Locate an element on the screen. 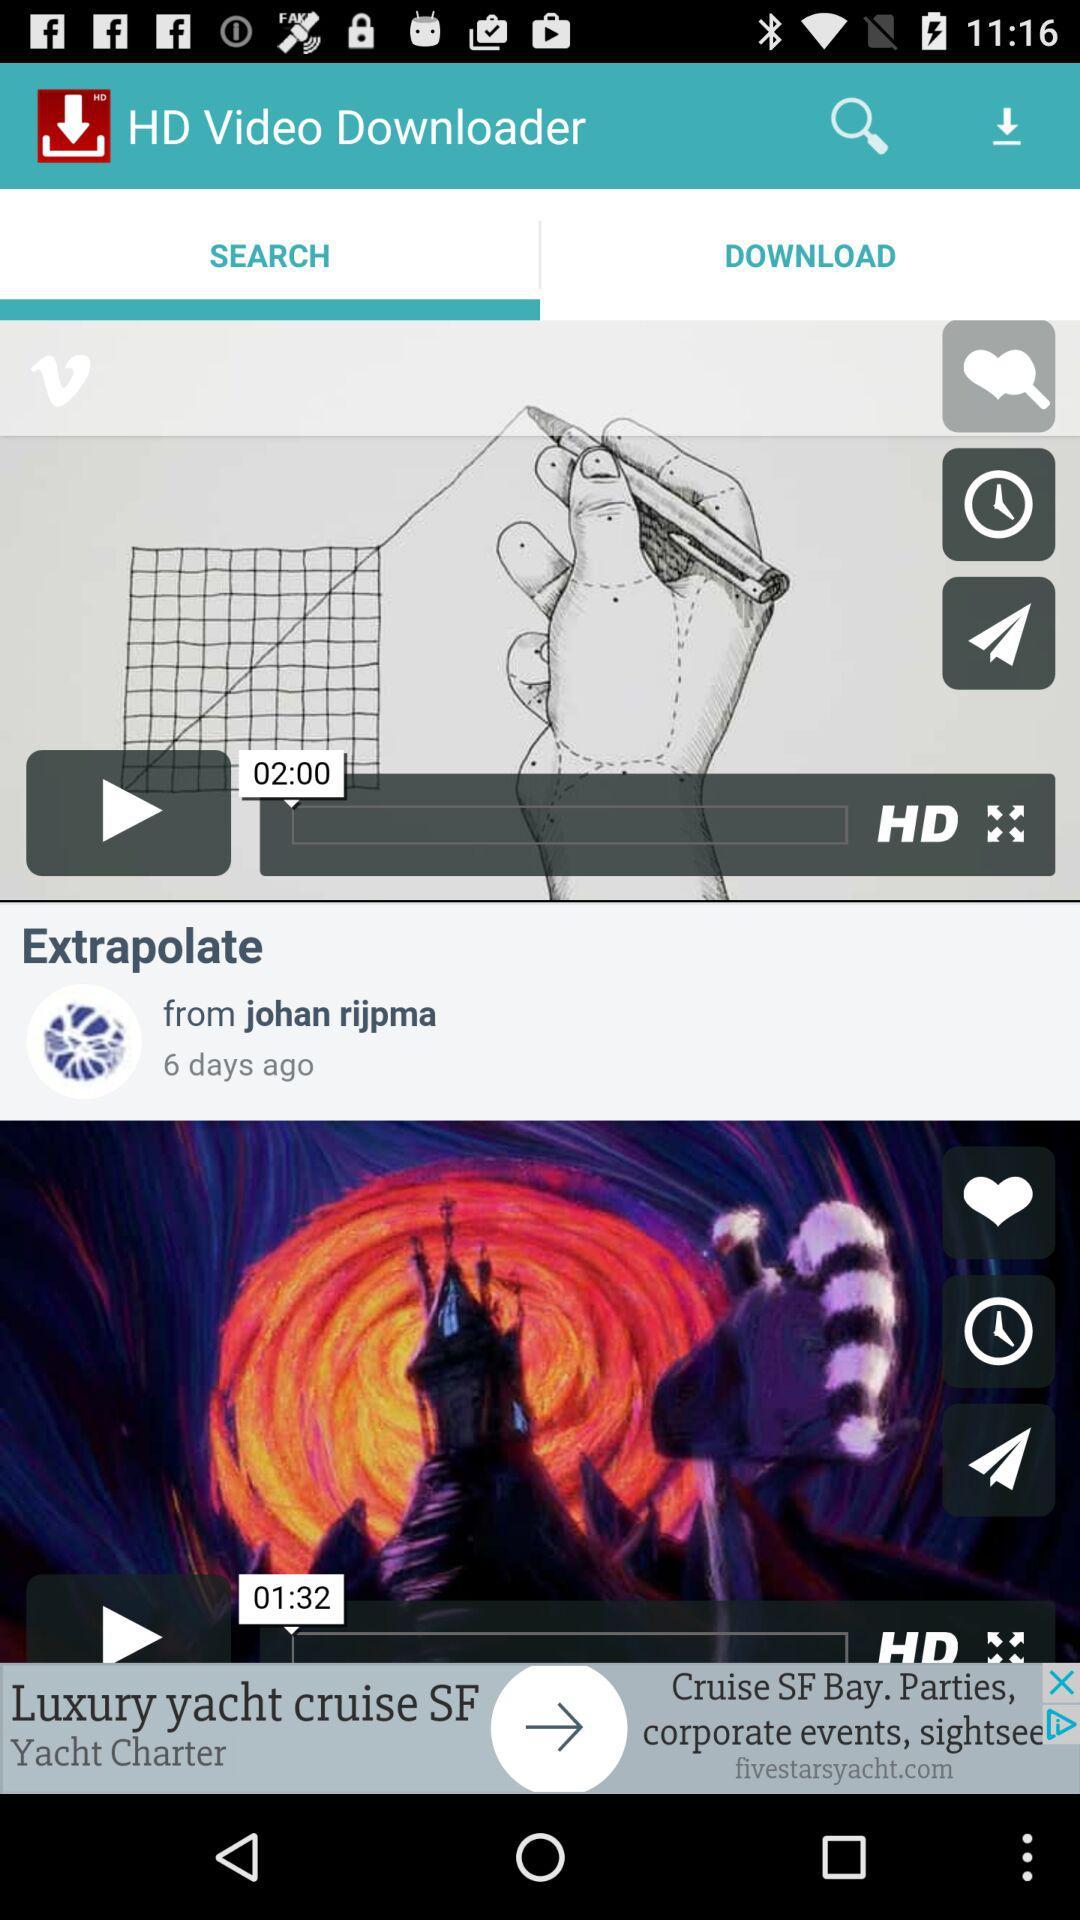 The width and height of the screenshot is (1080, 1920). item above the download app is located at coordinates (858, 124).